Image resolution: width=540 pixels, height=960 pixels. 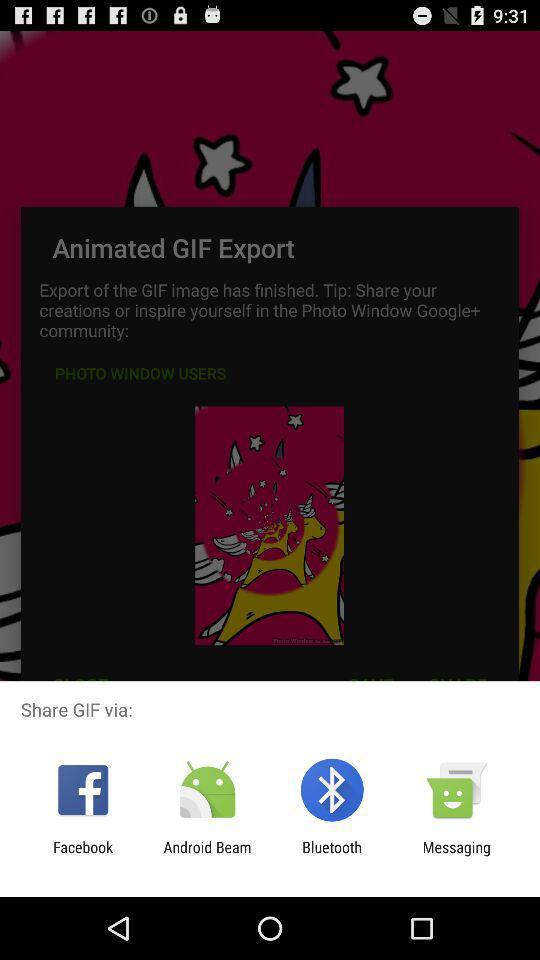 I want to click on item next to android beam icon, so click(x=332, y=855).